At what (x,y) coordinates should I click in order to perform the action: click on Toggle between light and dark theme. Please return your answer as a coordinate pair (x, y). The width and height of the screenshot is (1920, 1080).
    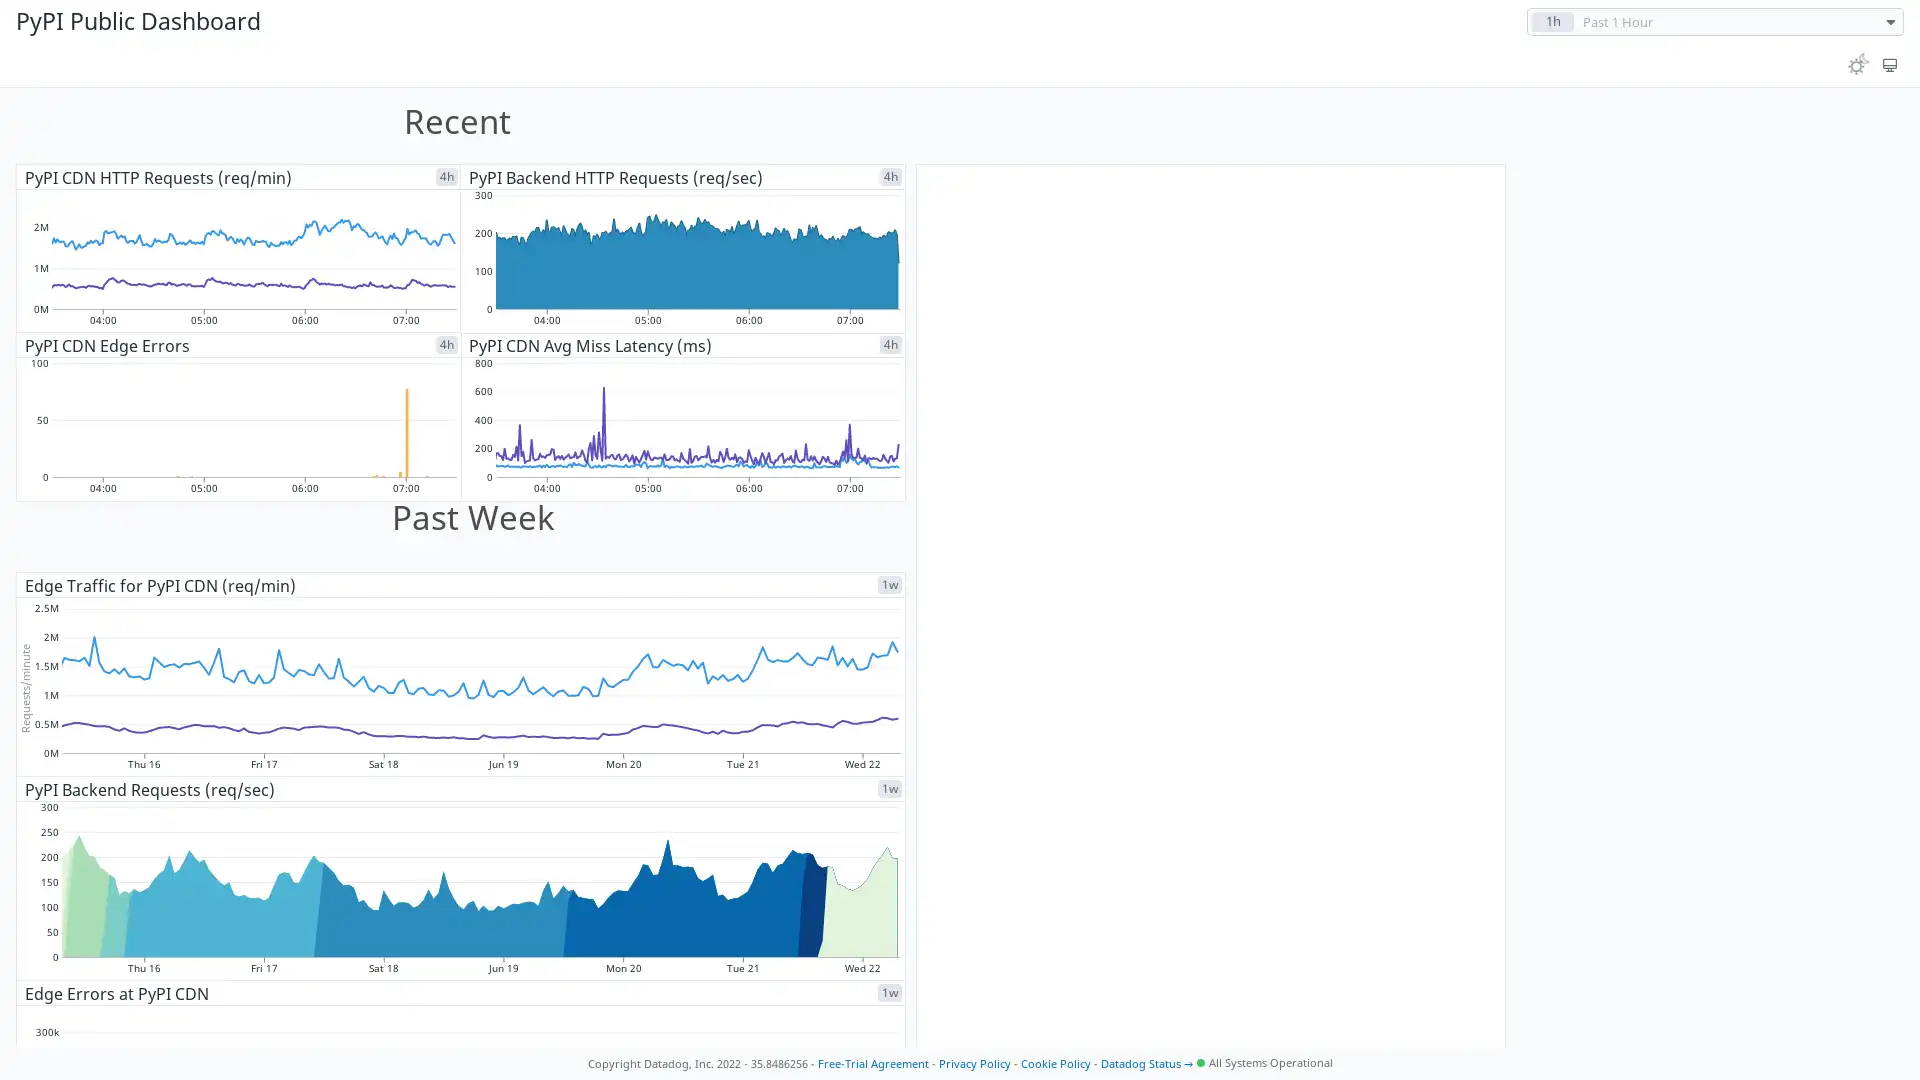
    Looking at the image, I should click on (1856, 63).